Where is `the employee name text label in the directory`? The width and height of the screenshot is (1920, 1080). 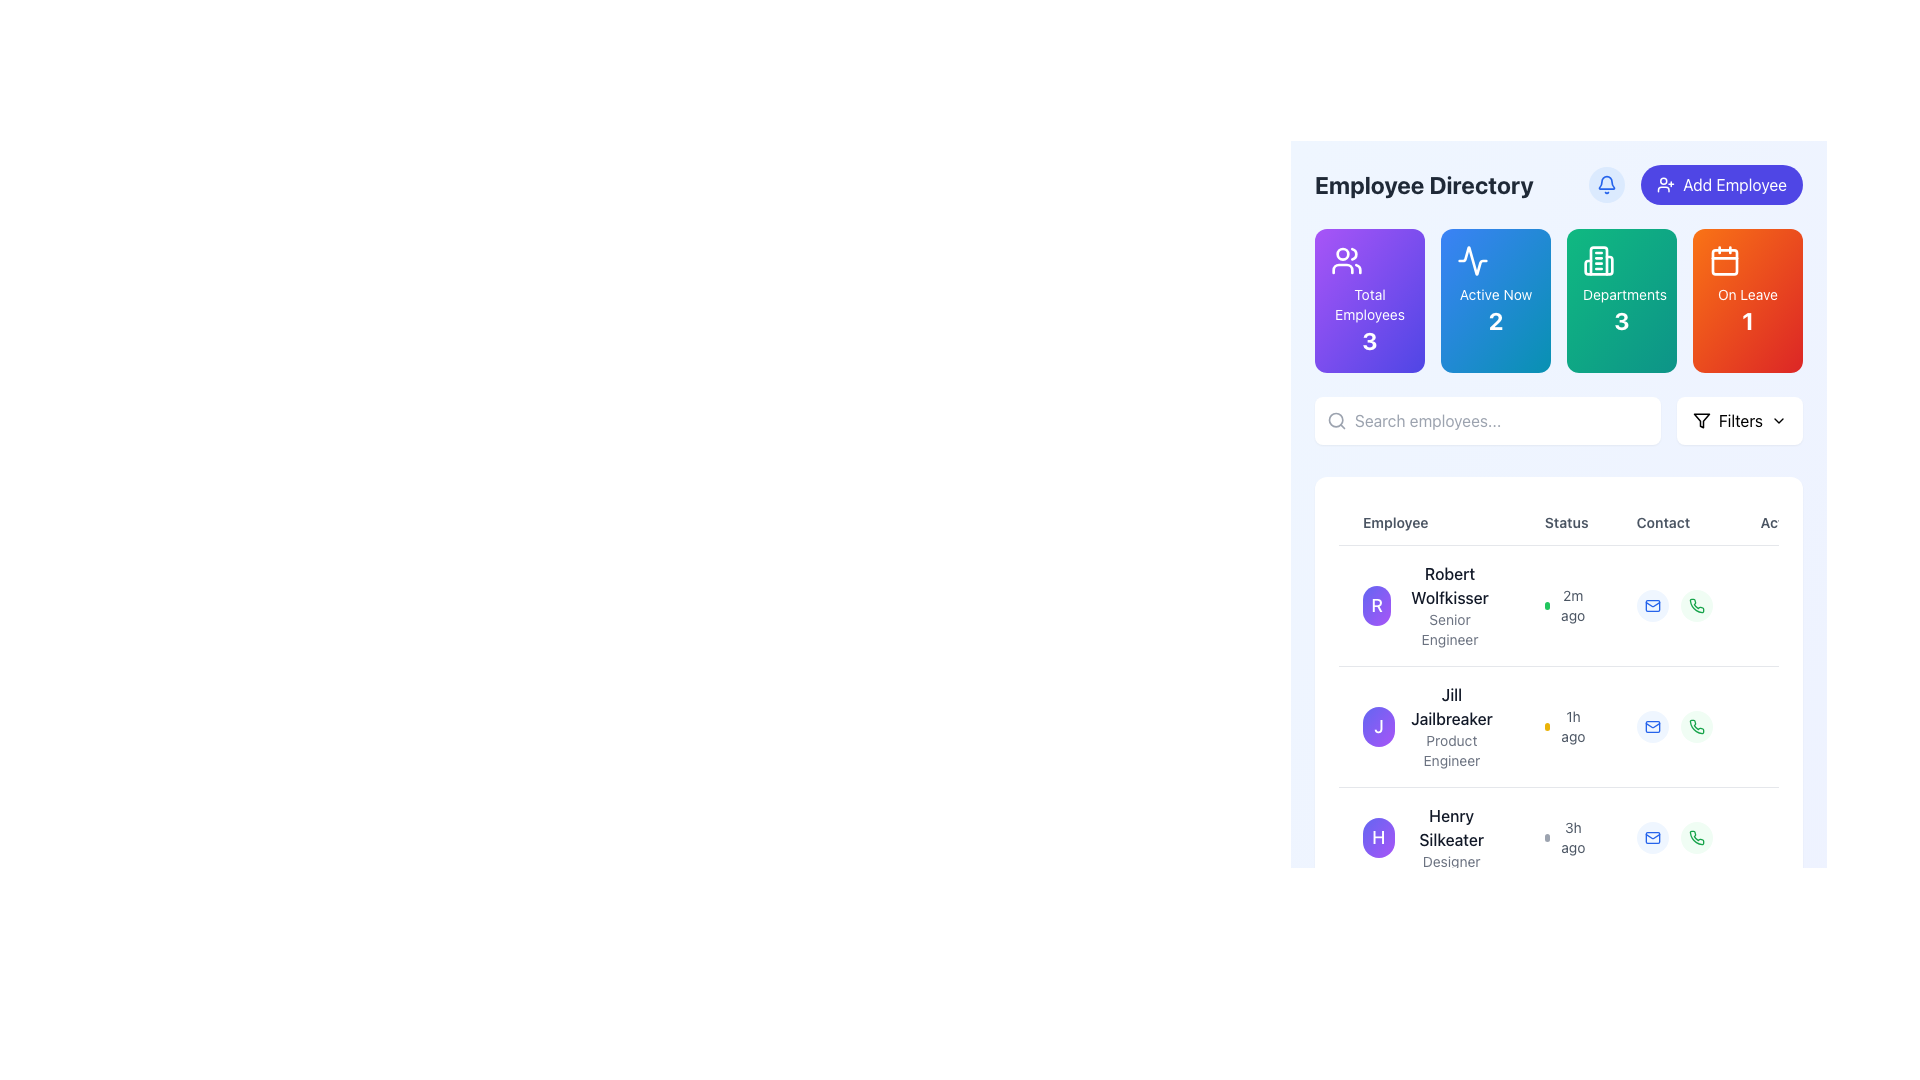 the employee name text label in the directory is located at coordinates (1451, 705).